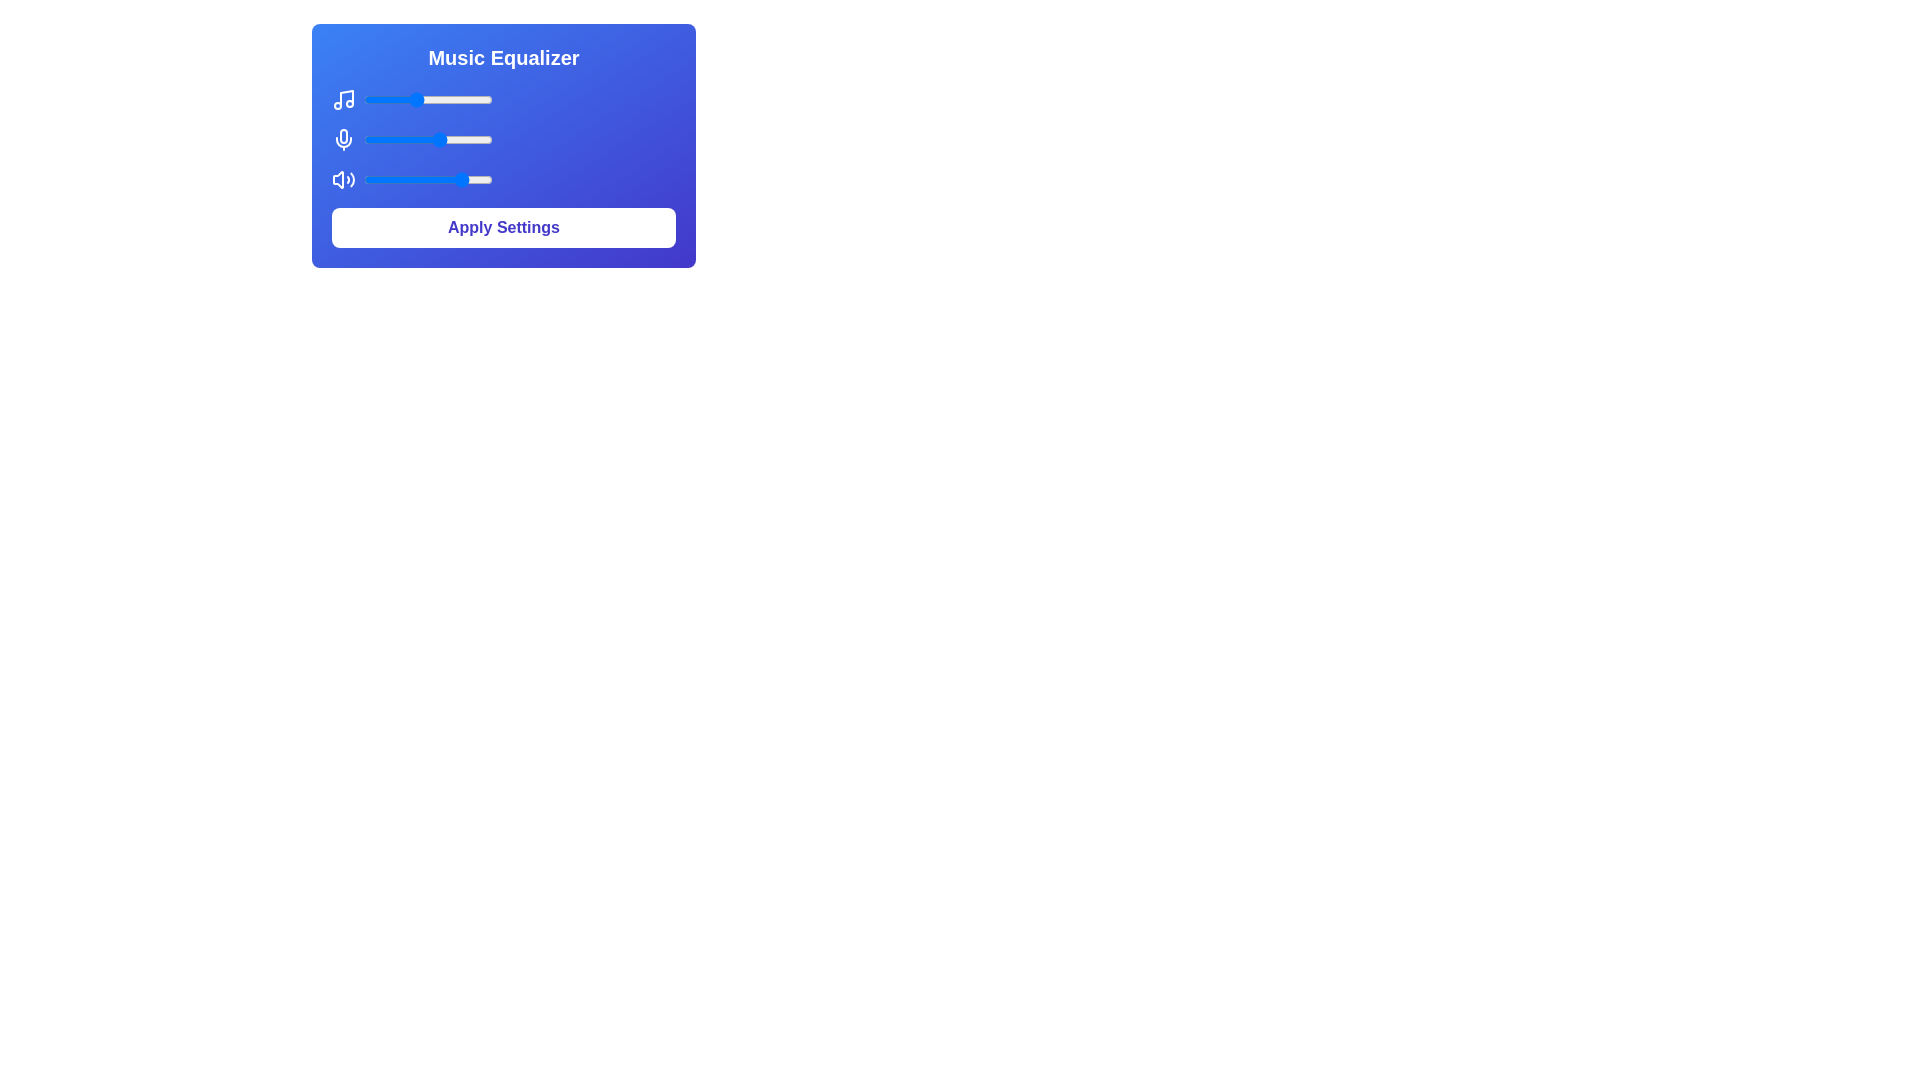  What do you see at coordinates (394, 100) in the screenshot?
I see `the music level` at bounding box center [394, 100].